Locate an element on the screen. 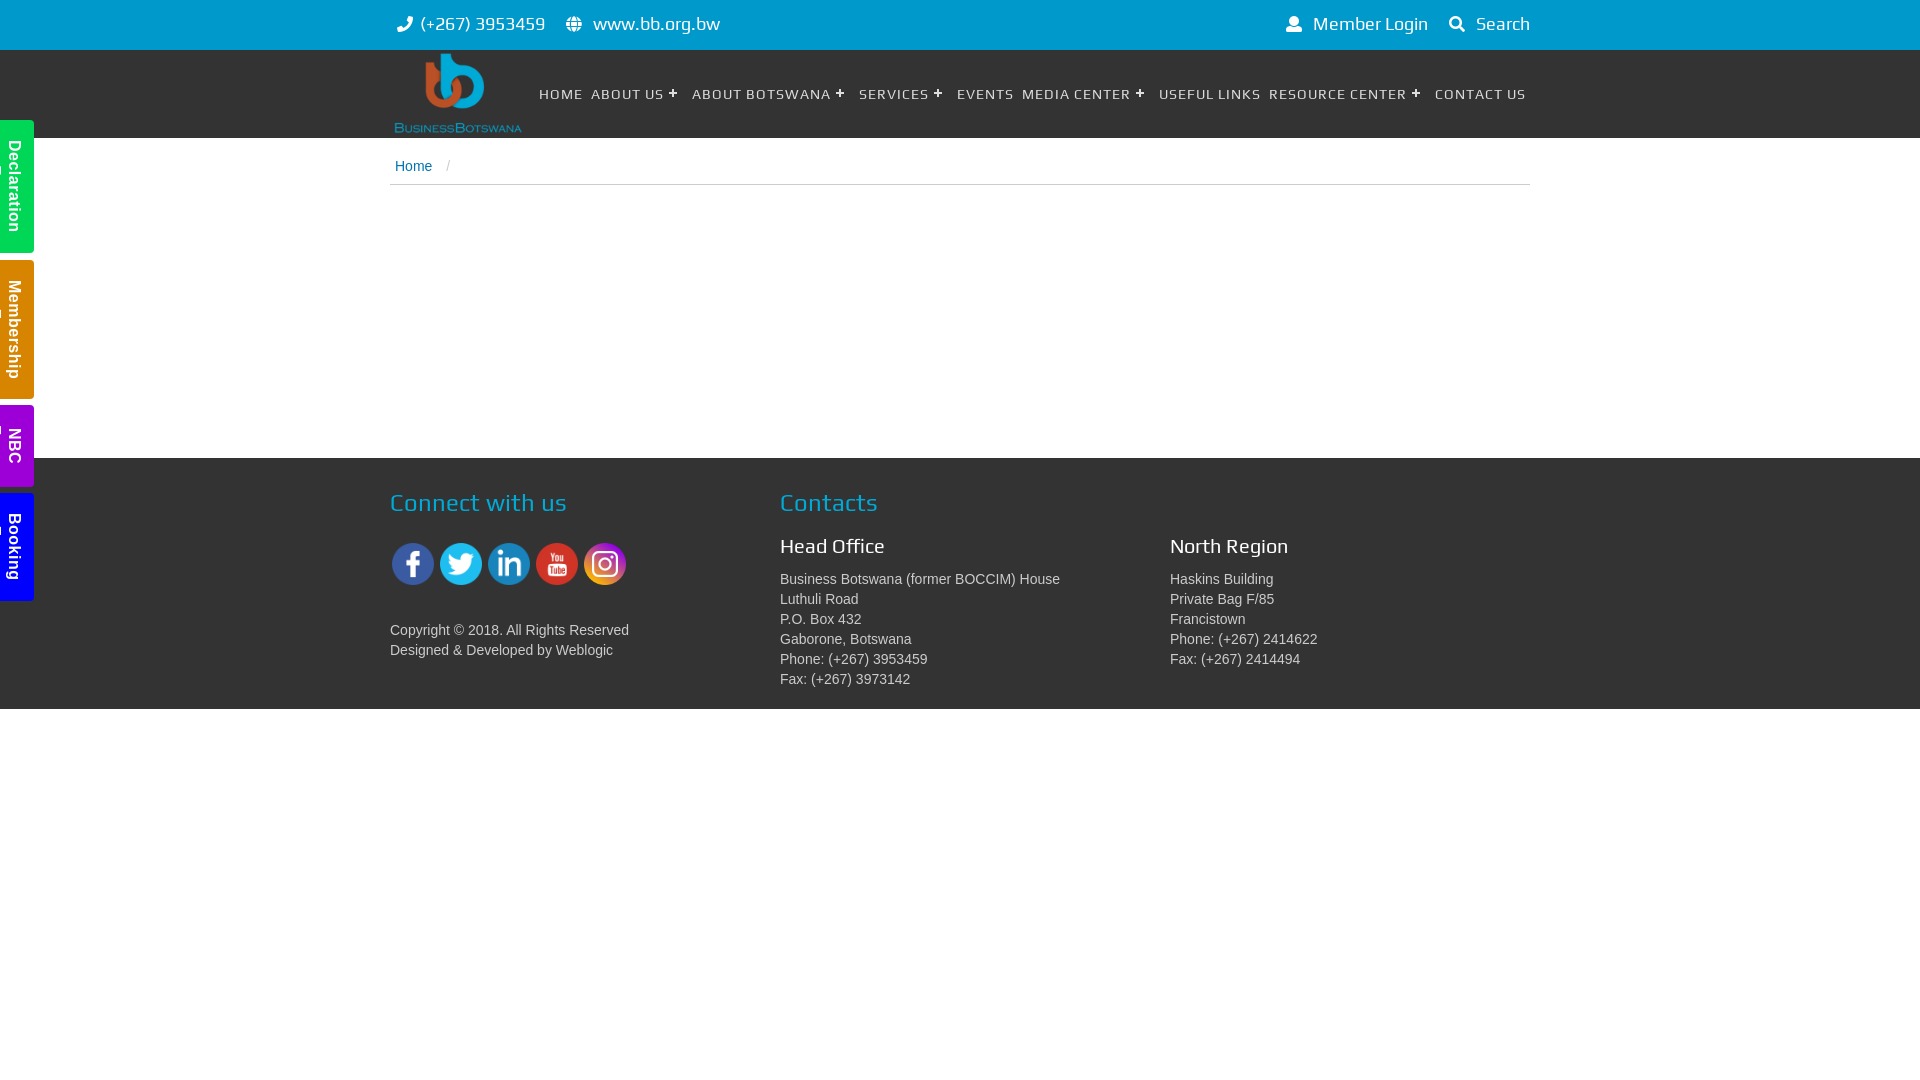 The image size is (1920, 1080). 'RESOURCE CENTER' is located at coordinates (1264, 93).